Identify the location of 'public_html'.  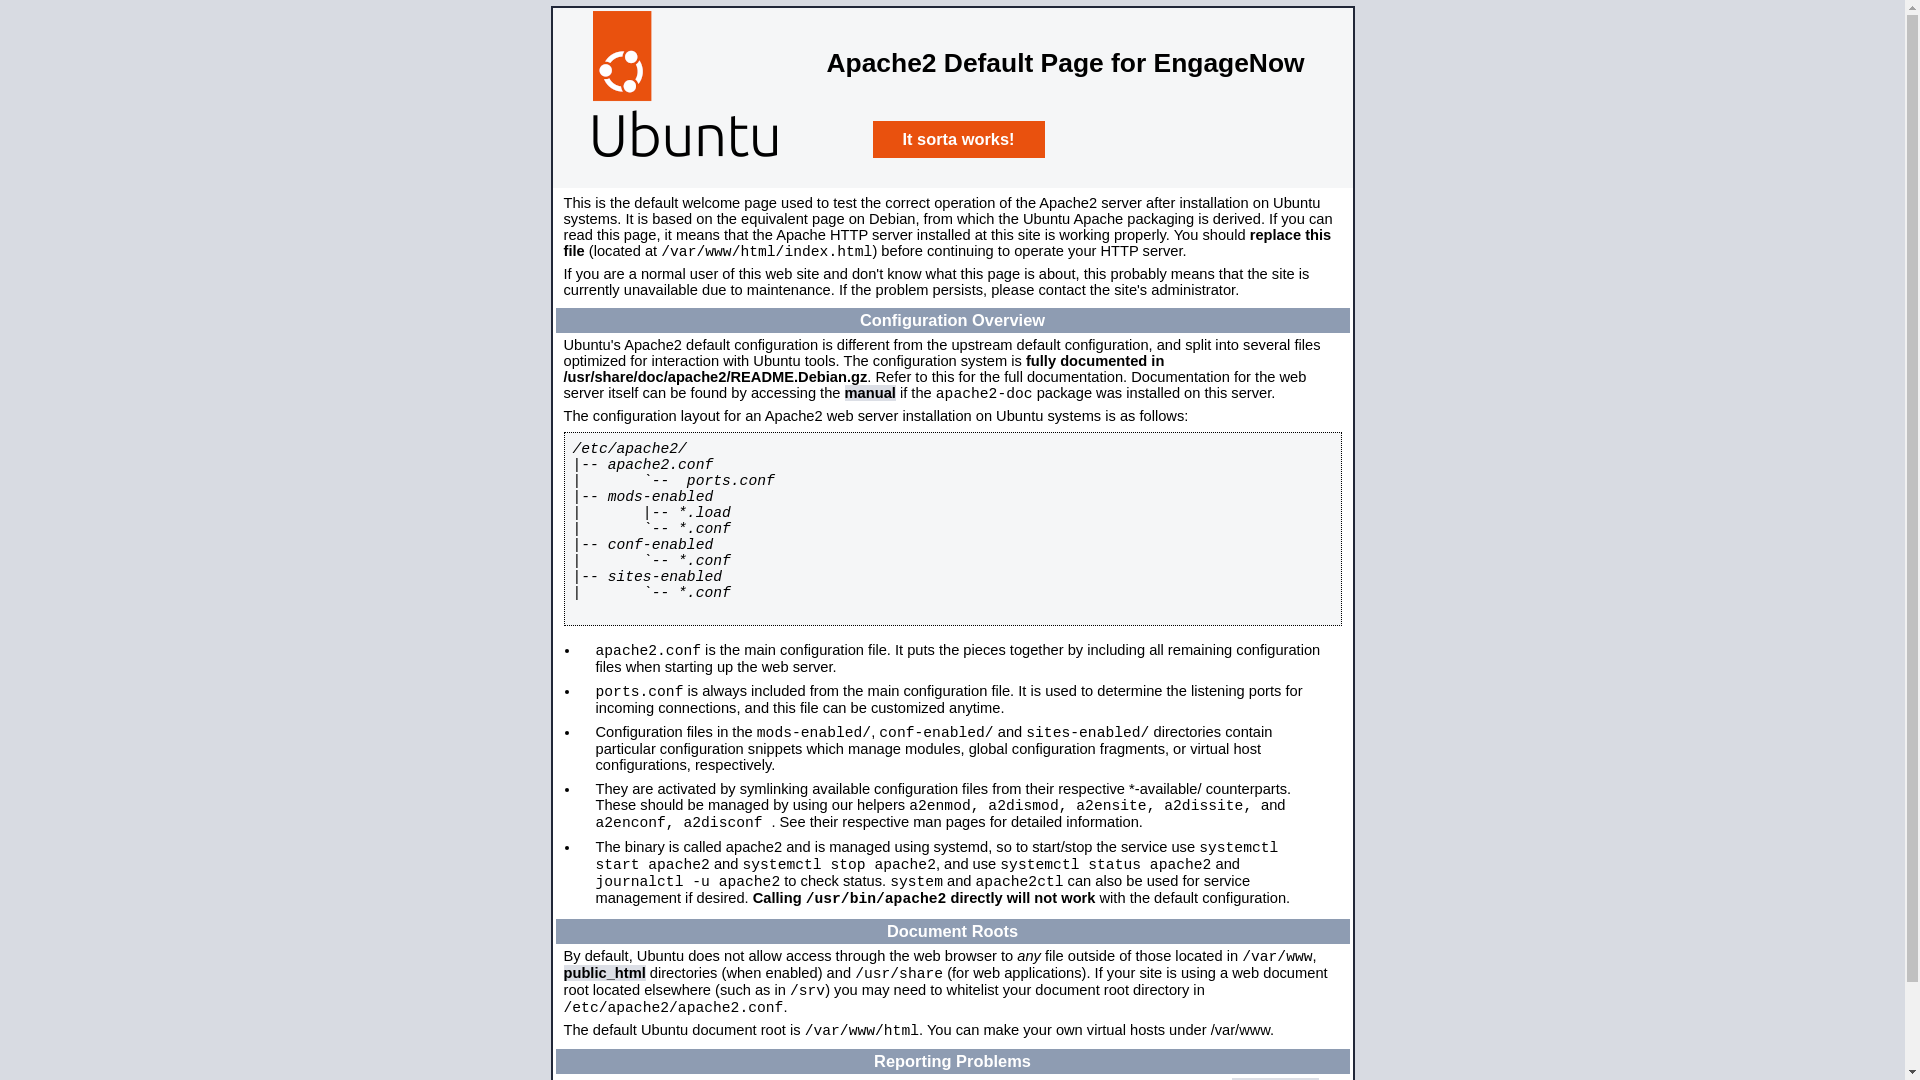
(603, 971).